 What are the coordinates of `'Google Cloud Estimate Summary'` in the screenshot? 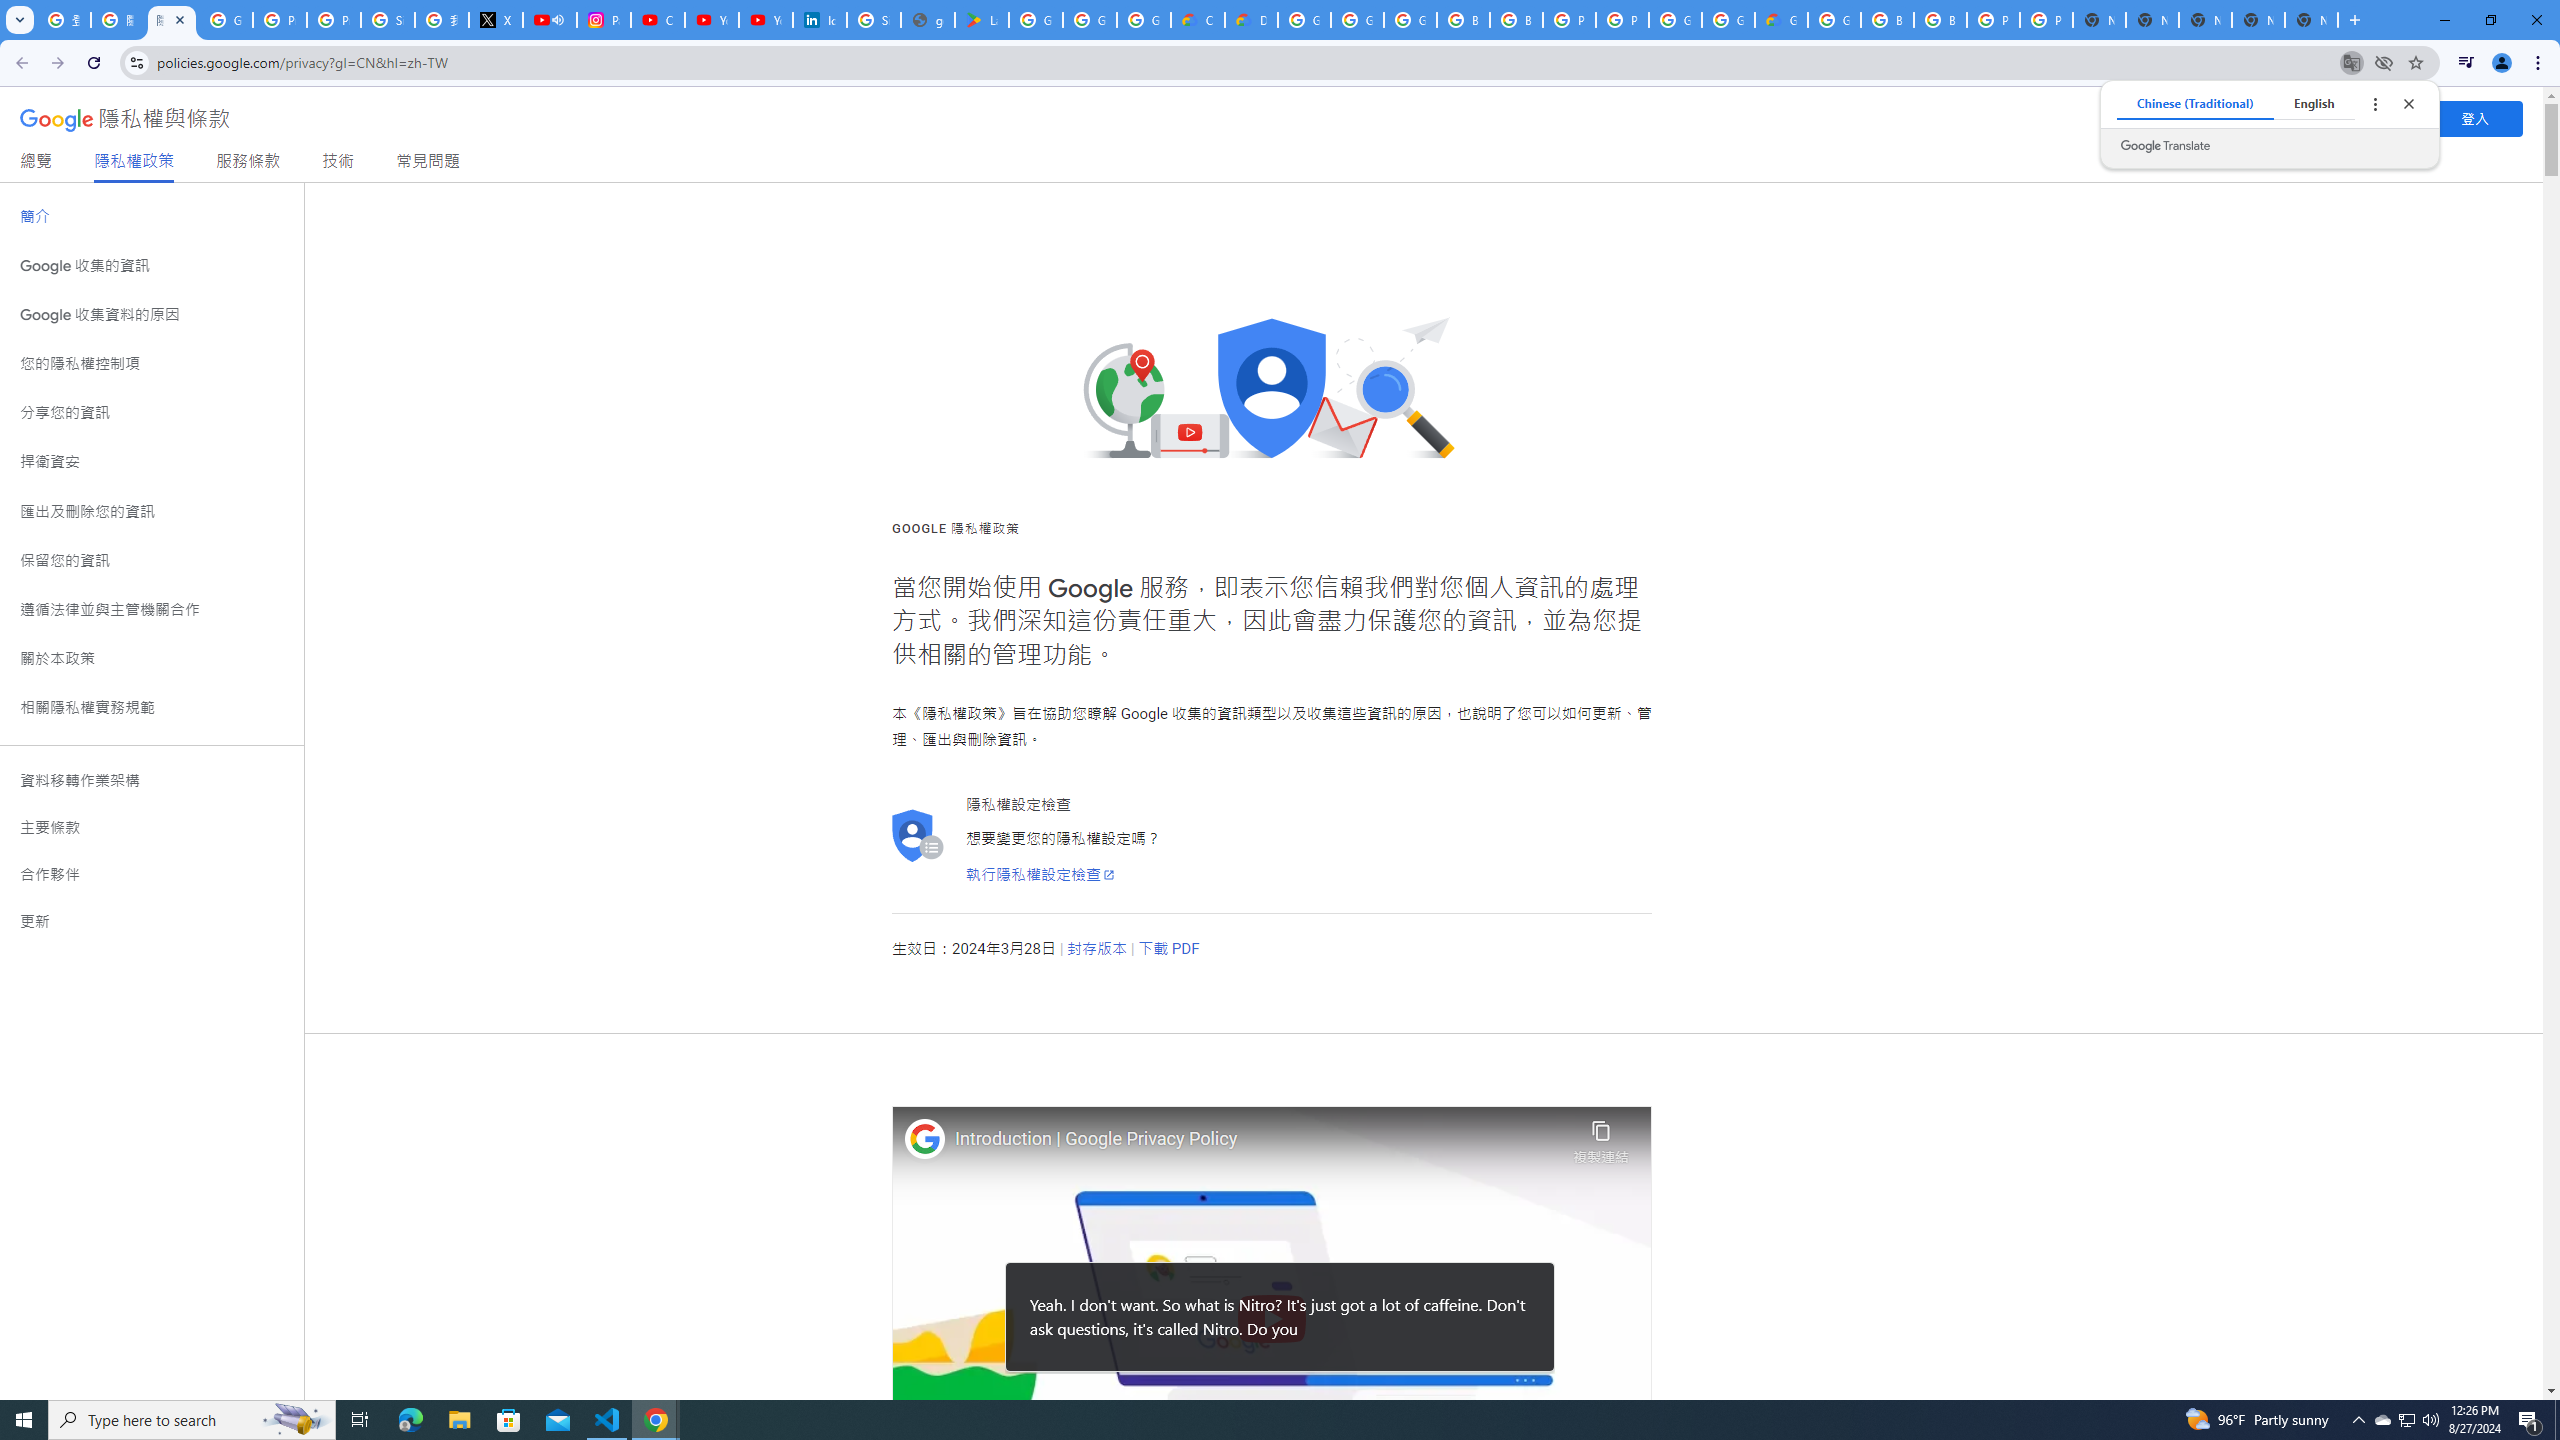 It's located at (1781, 19).